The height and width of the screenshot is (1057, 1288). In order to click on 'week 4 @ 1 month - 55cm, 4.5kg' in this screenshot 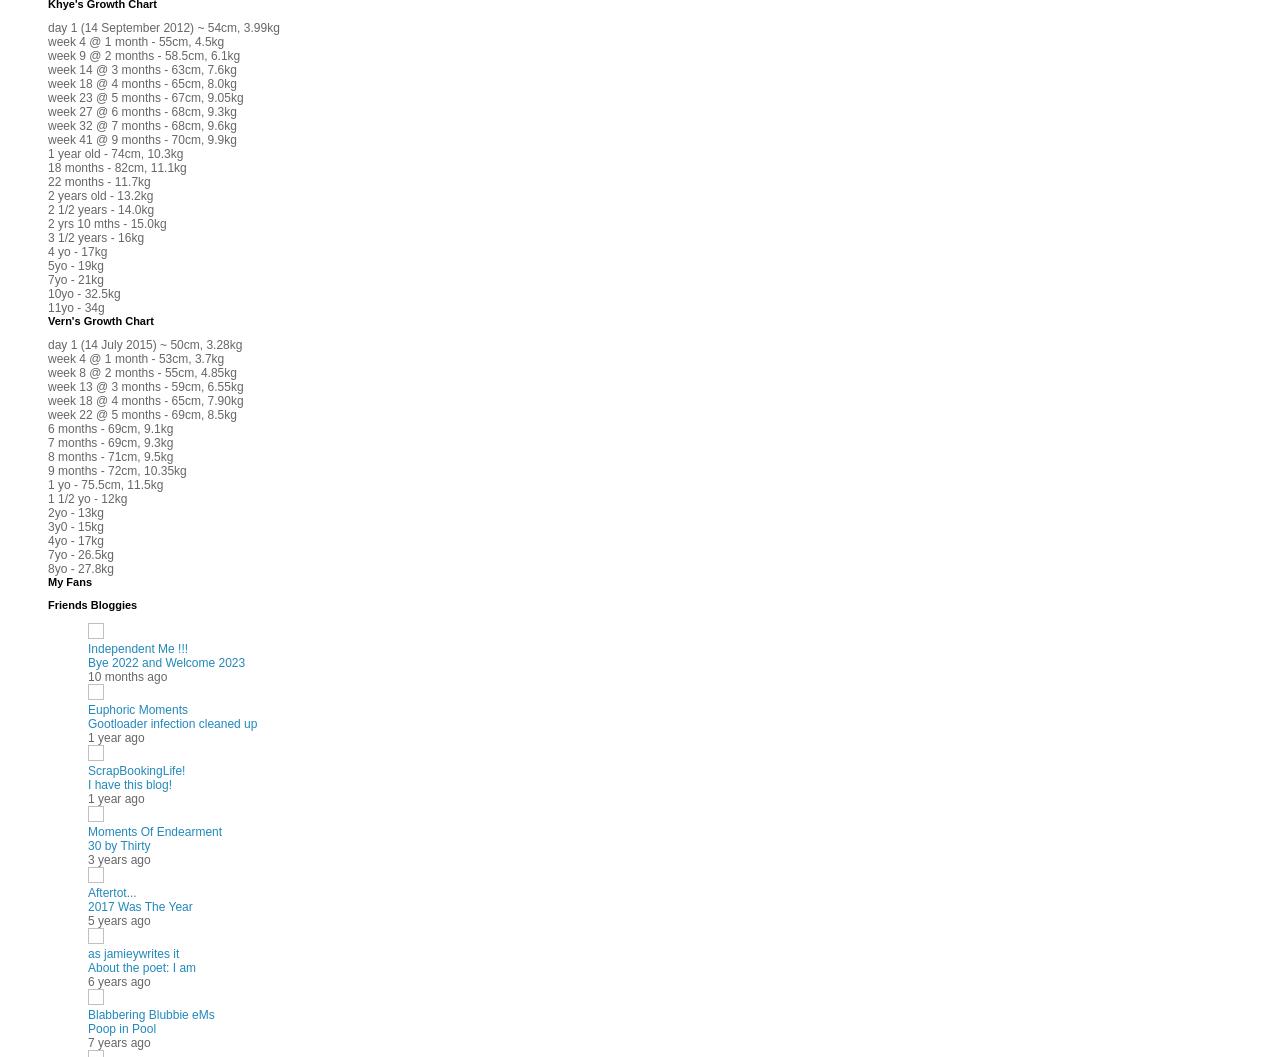, I will do `click(136, 41)`.